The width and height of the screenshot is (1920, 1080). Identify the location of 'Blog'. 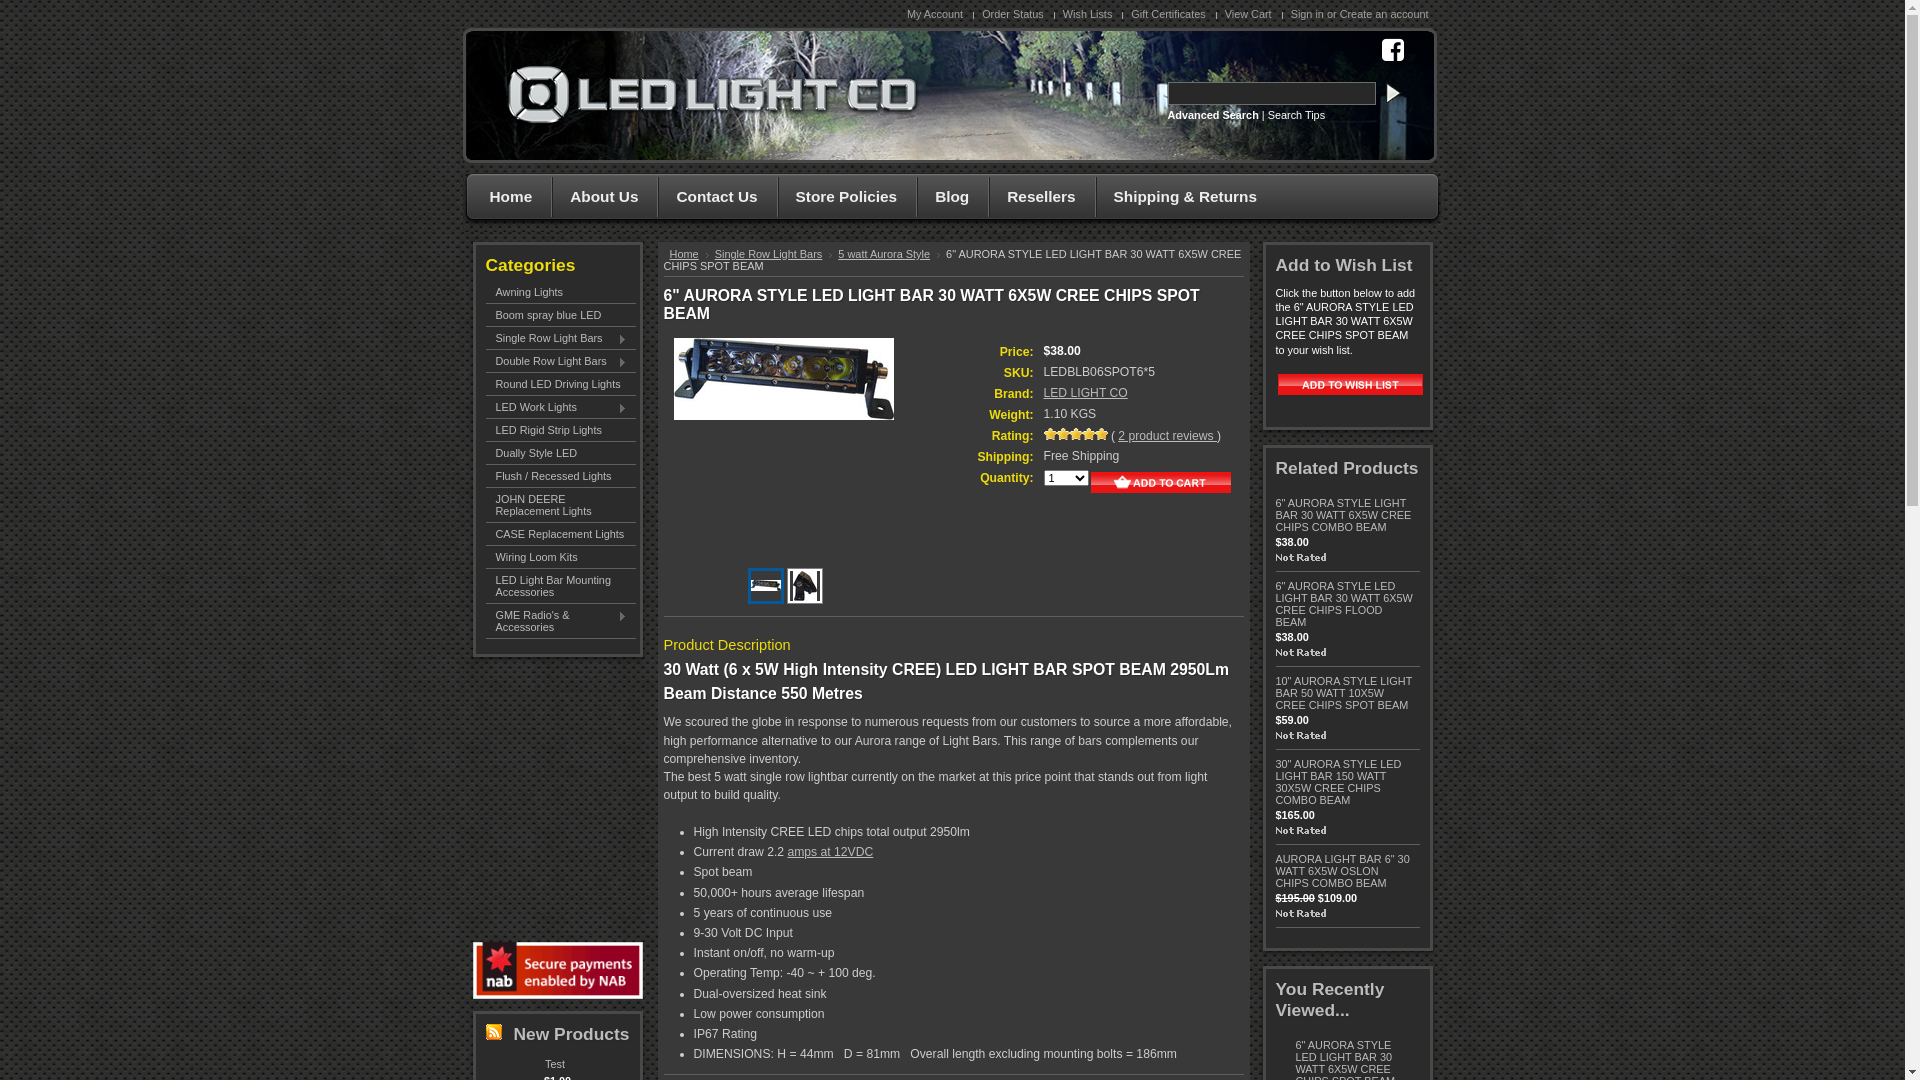
(915, 198).